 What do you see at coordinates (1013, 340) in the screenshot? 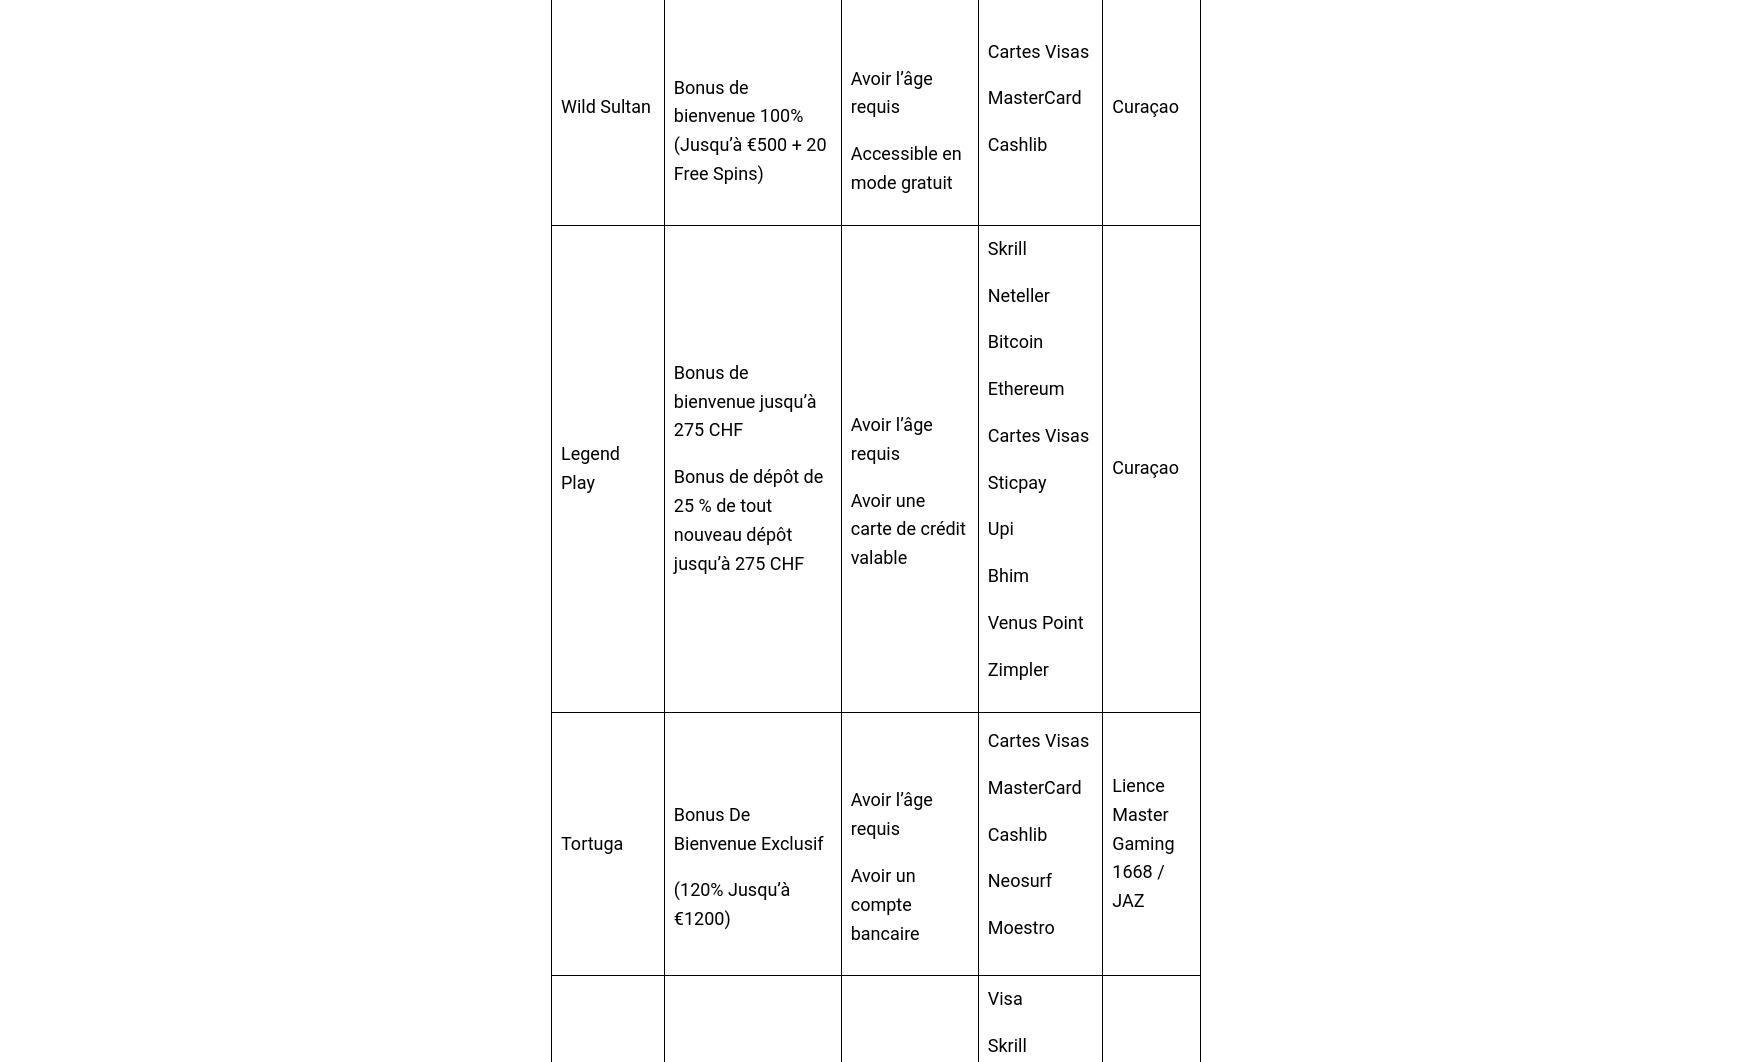
I see `'Bitcoin'` at bounding box center [1013, 340].